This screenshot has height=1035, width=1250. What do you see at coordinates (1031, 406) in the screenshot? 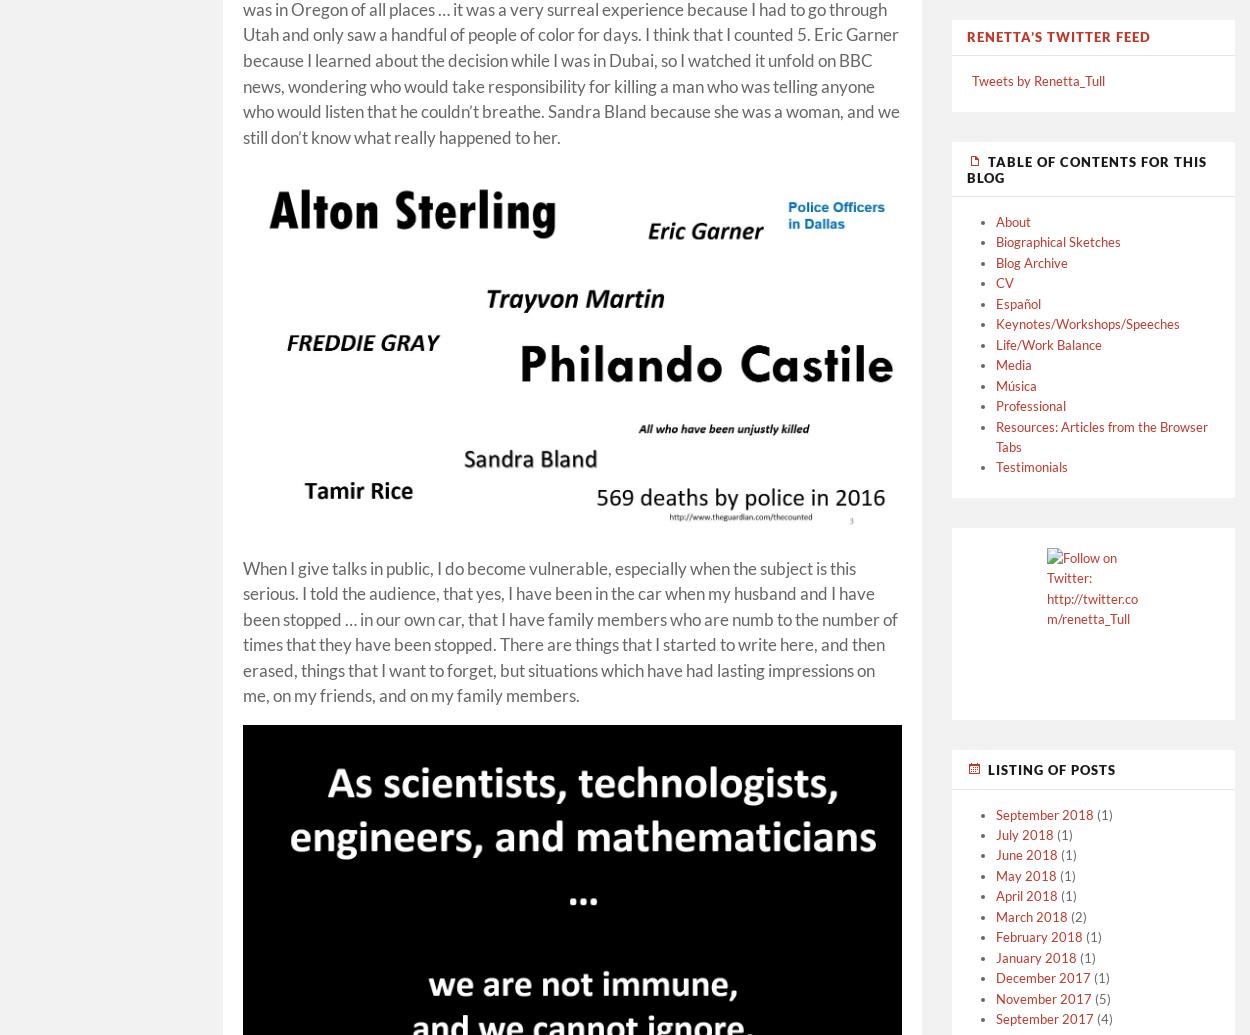
I see `'Professional'` at bounding box center [1031, 406].